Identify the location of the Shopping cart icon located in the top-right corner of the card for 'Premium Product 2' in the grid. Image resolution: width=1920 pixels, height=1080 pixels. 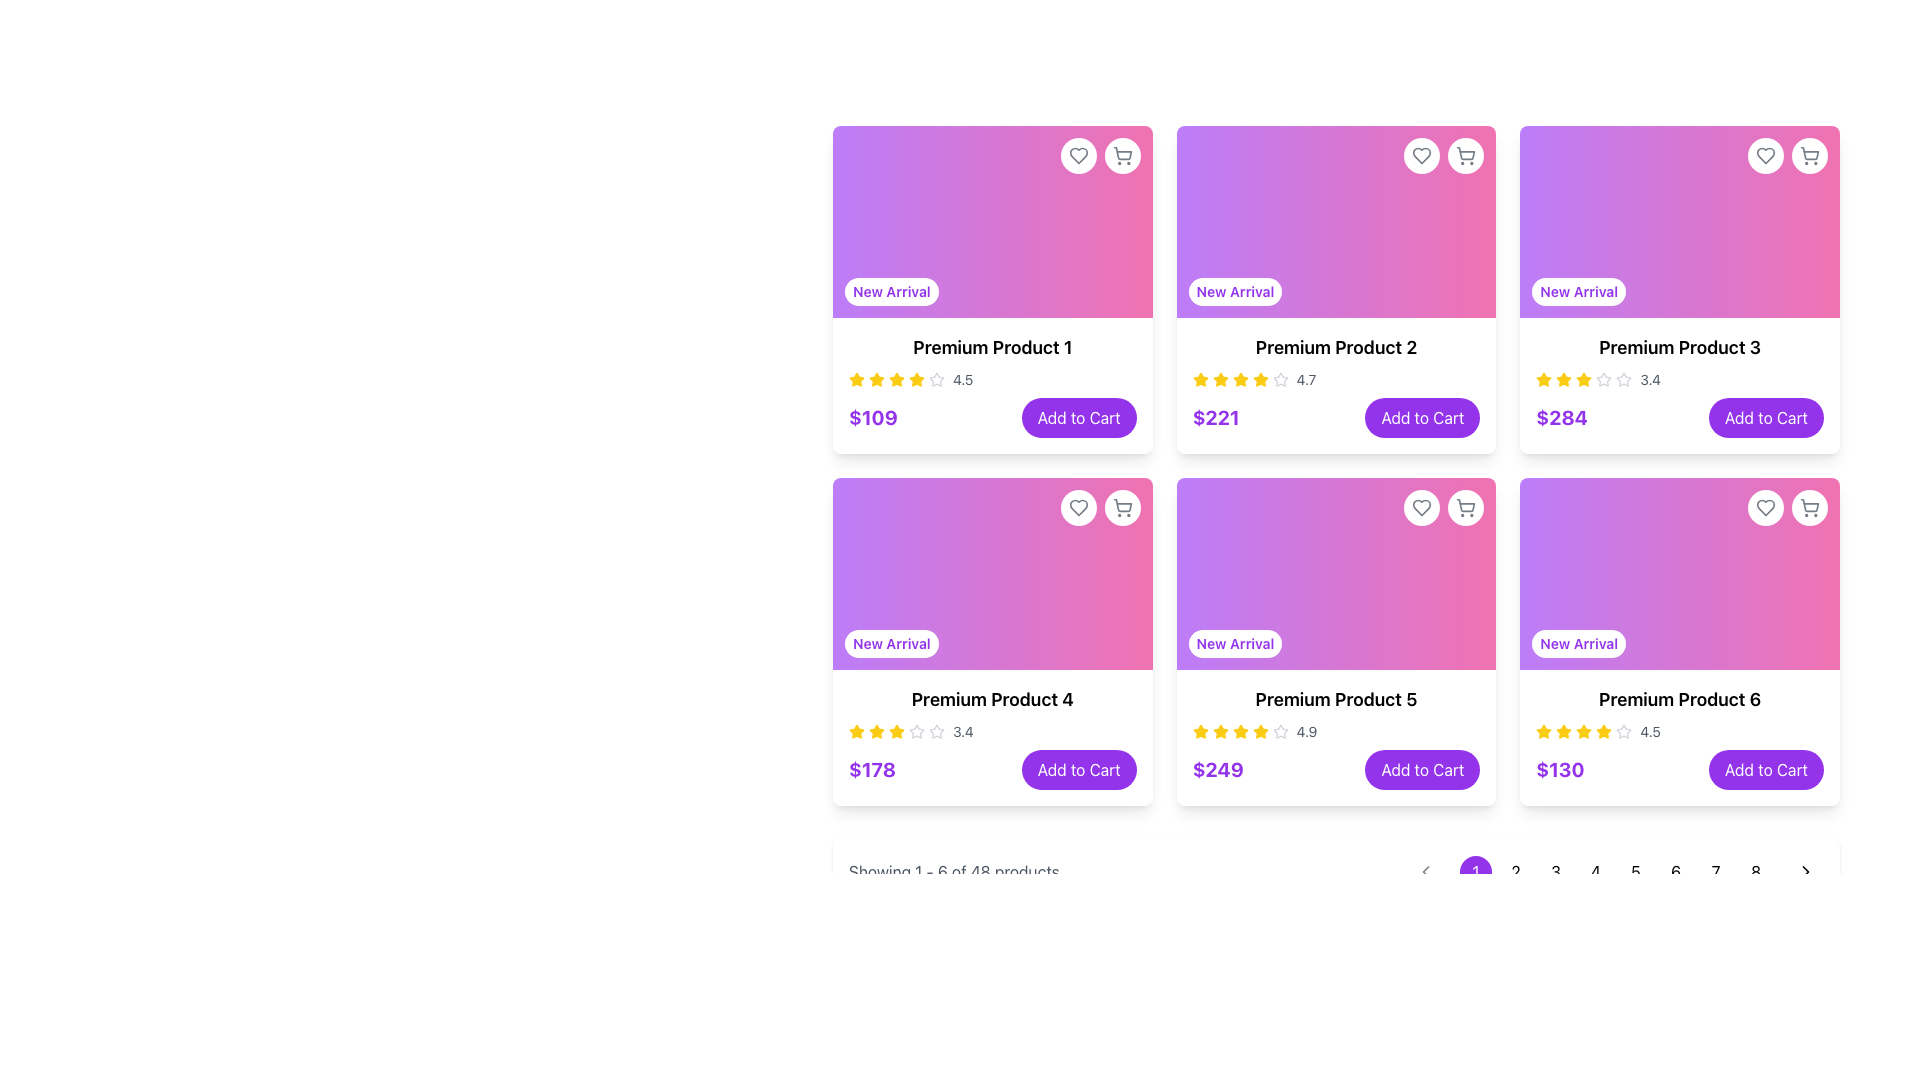
(1466, 154).